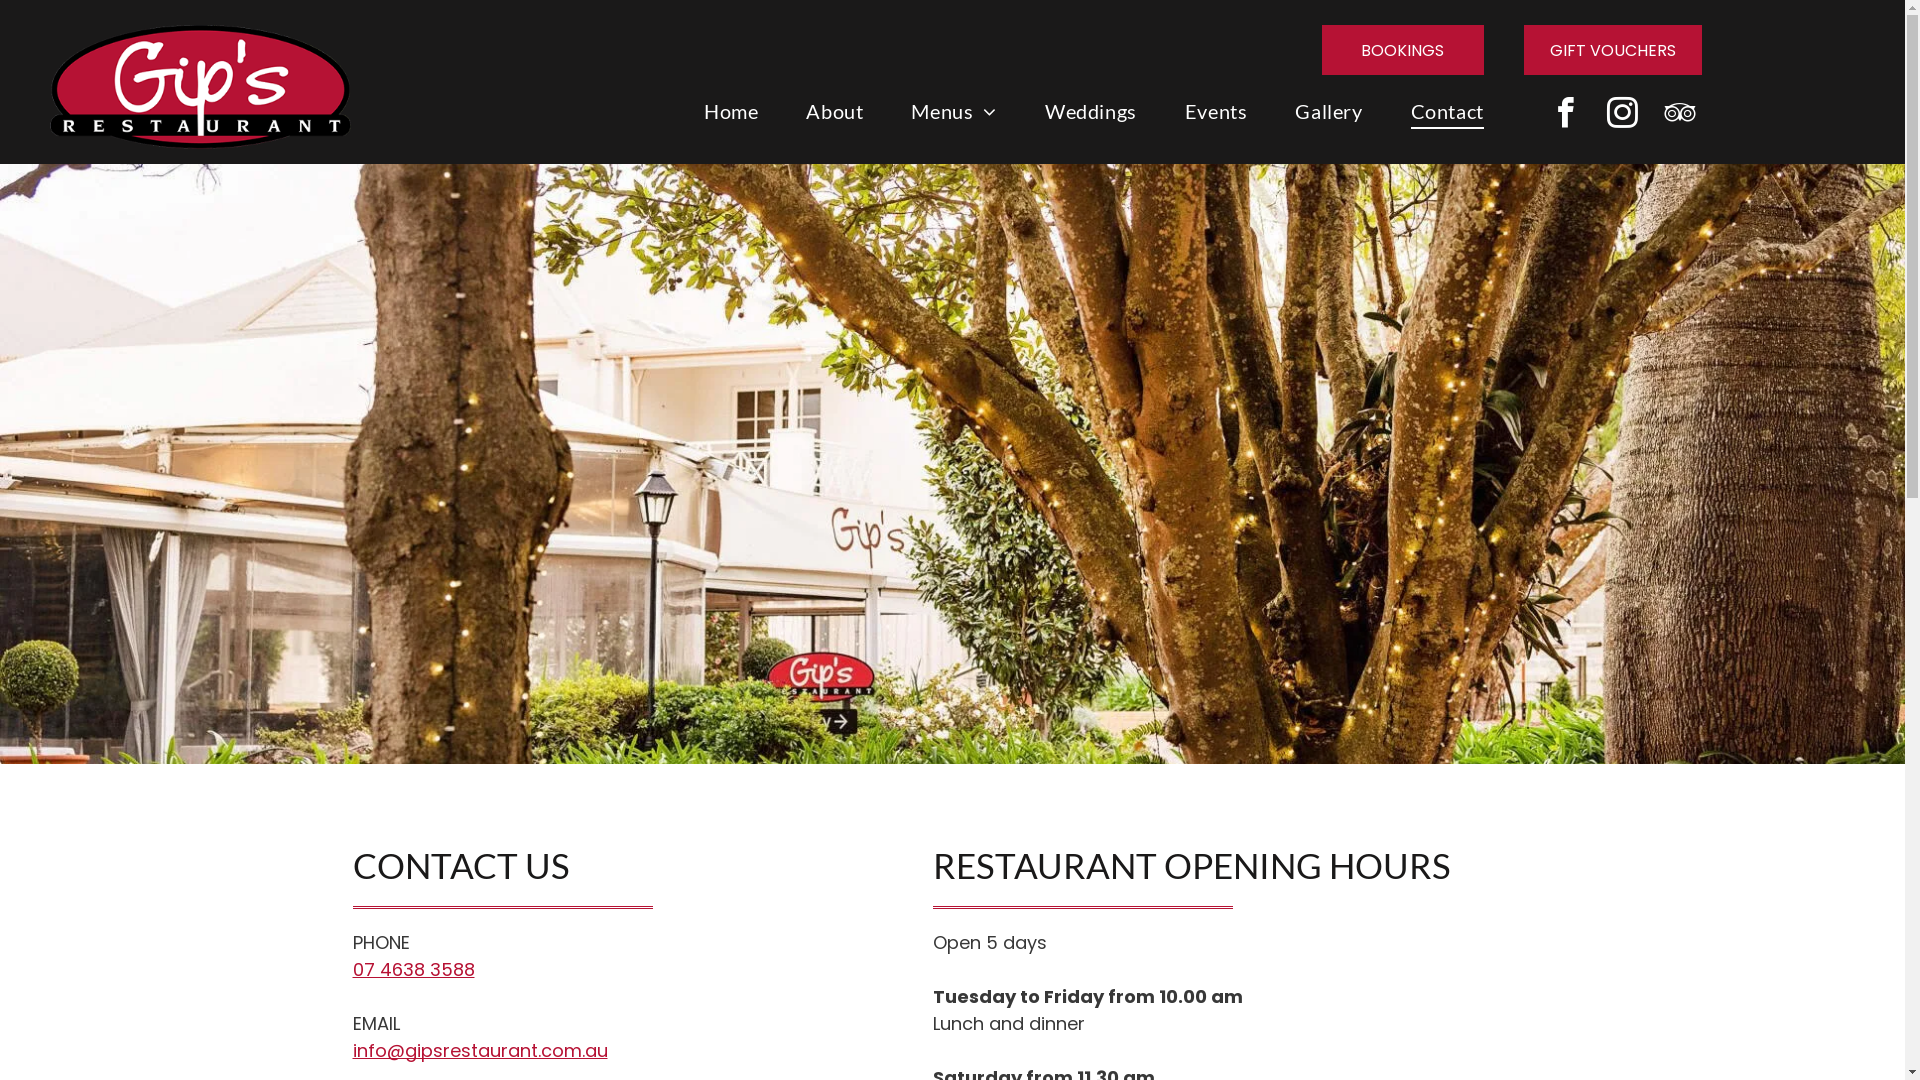  Describe the element at coordinates (1447, 111) in the screenshot. I see `'Contact'` at that location.